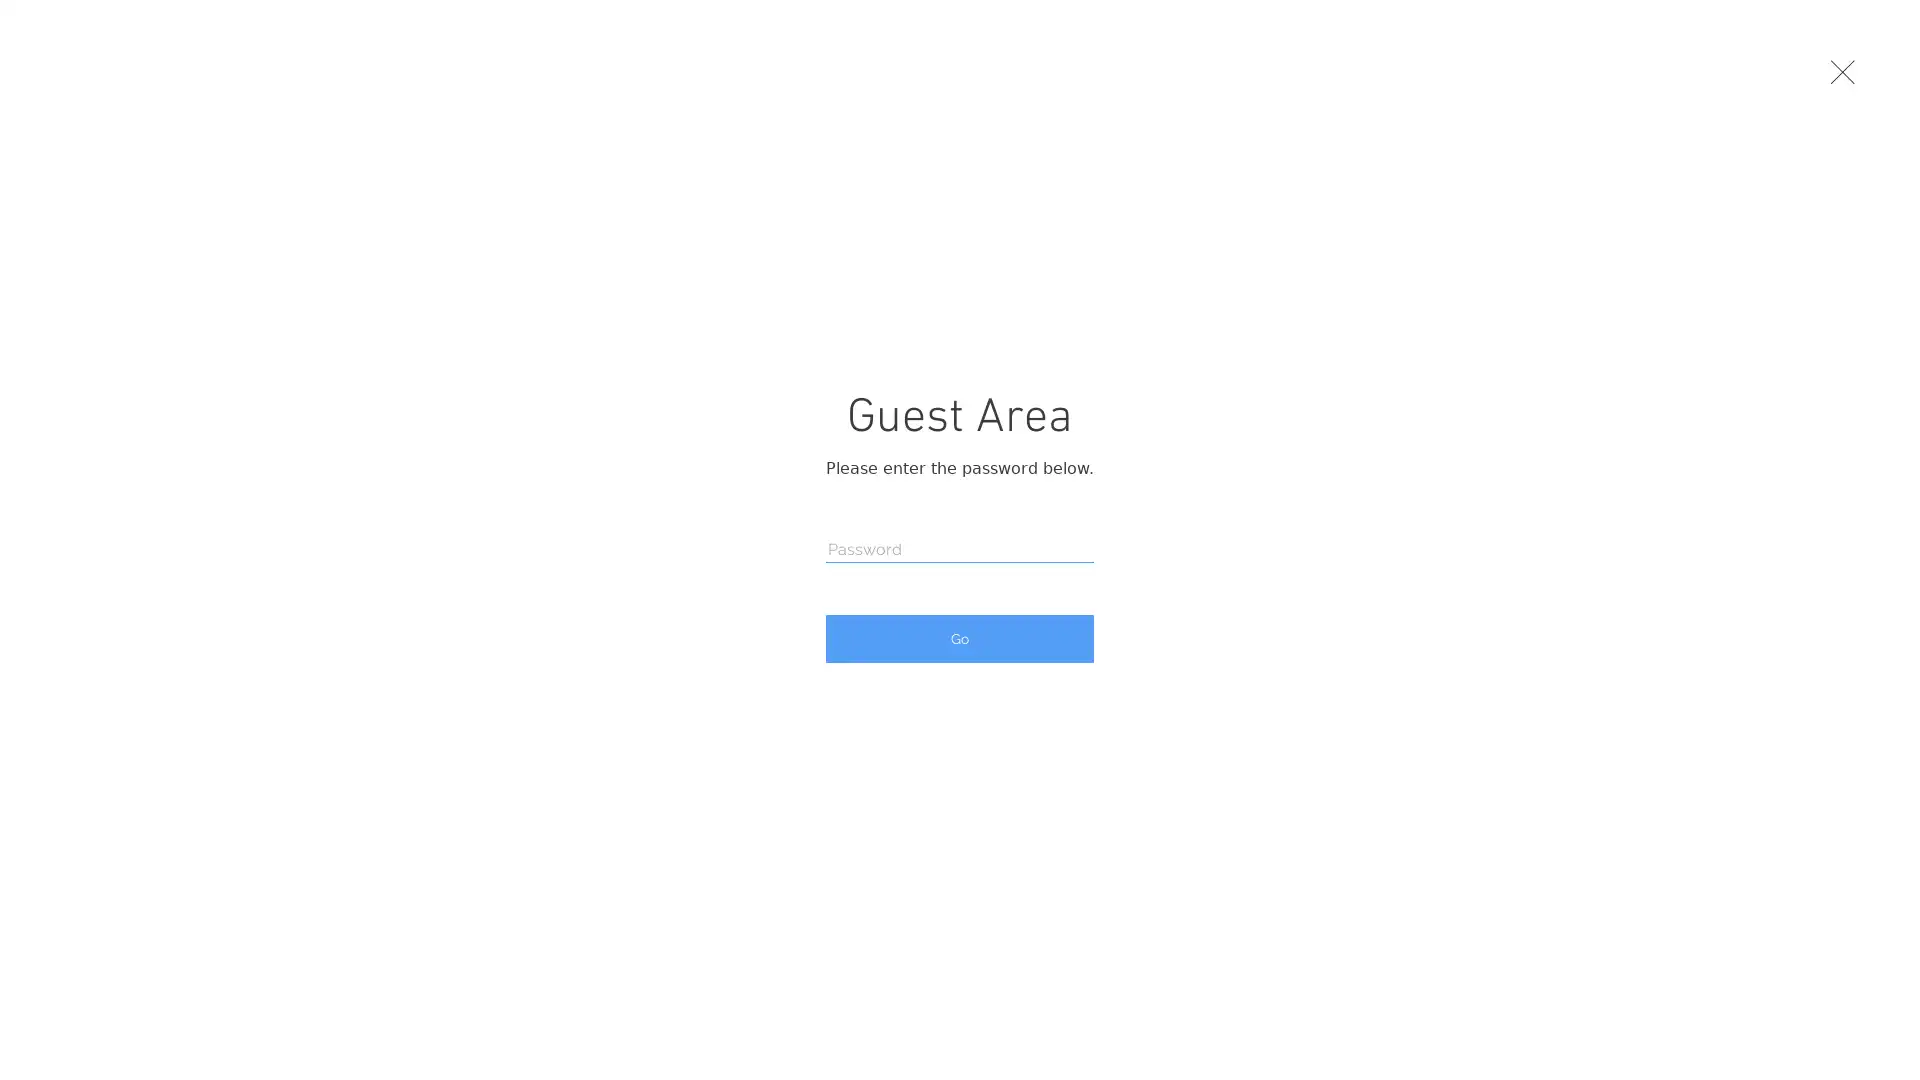 This screenshot has height=1080, width=1920. I want to click on Go, so click(960, 639).